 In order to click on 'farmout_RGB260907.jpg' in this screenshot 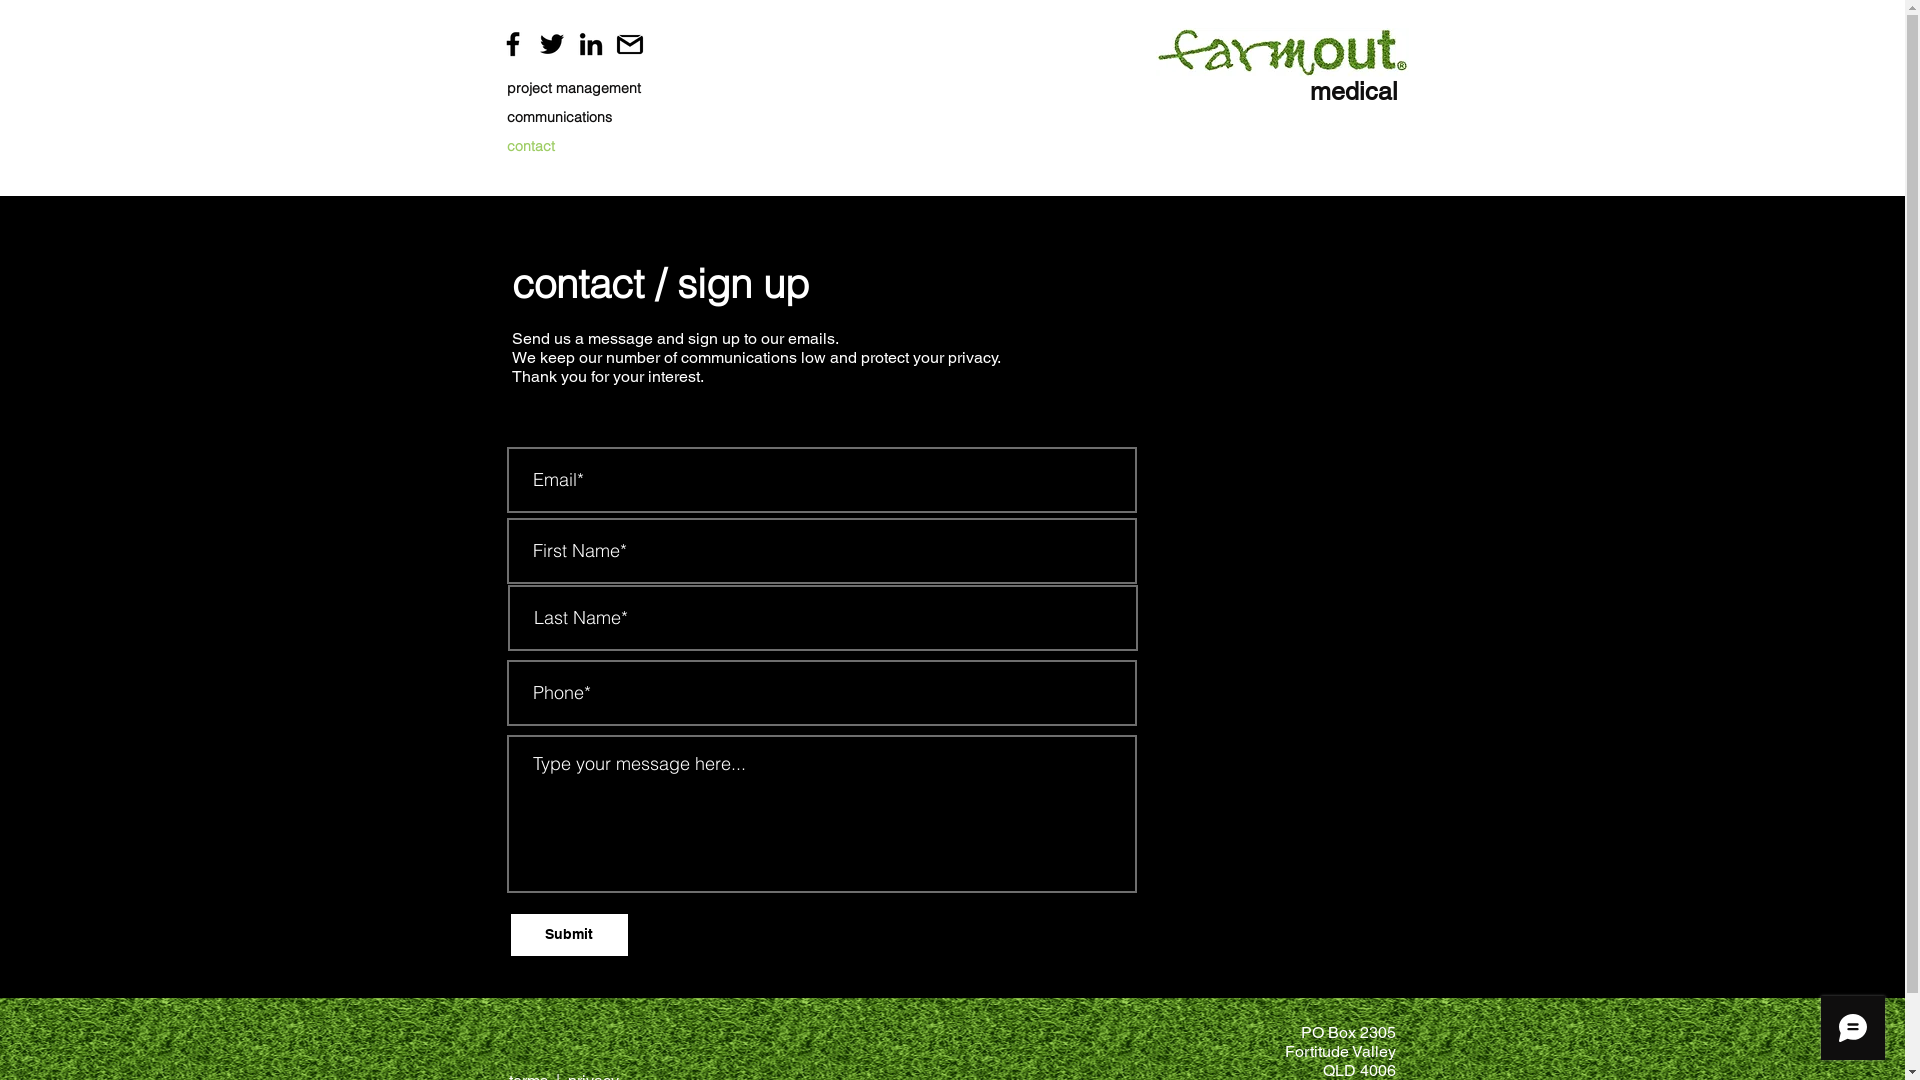, I will do `click(1282, 51)`.